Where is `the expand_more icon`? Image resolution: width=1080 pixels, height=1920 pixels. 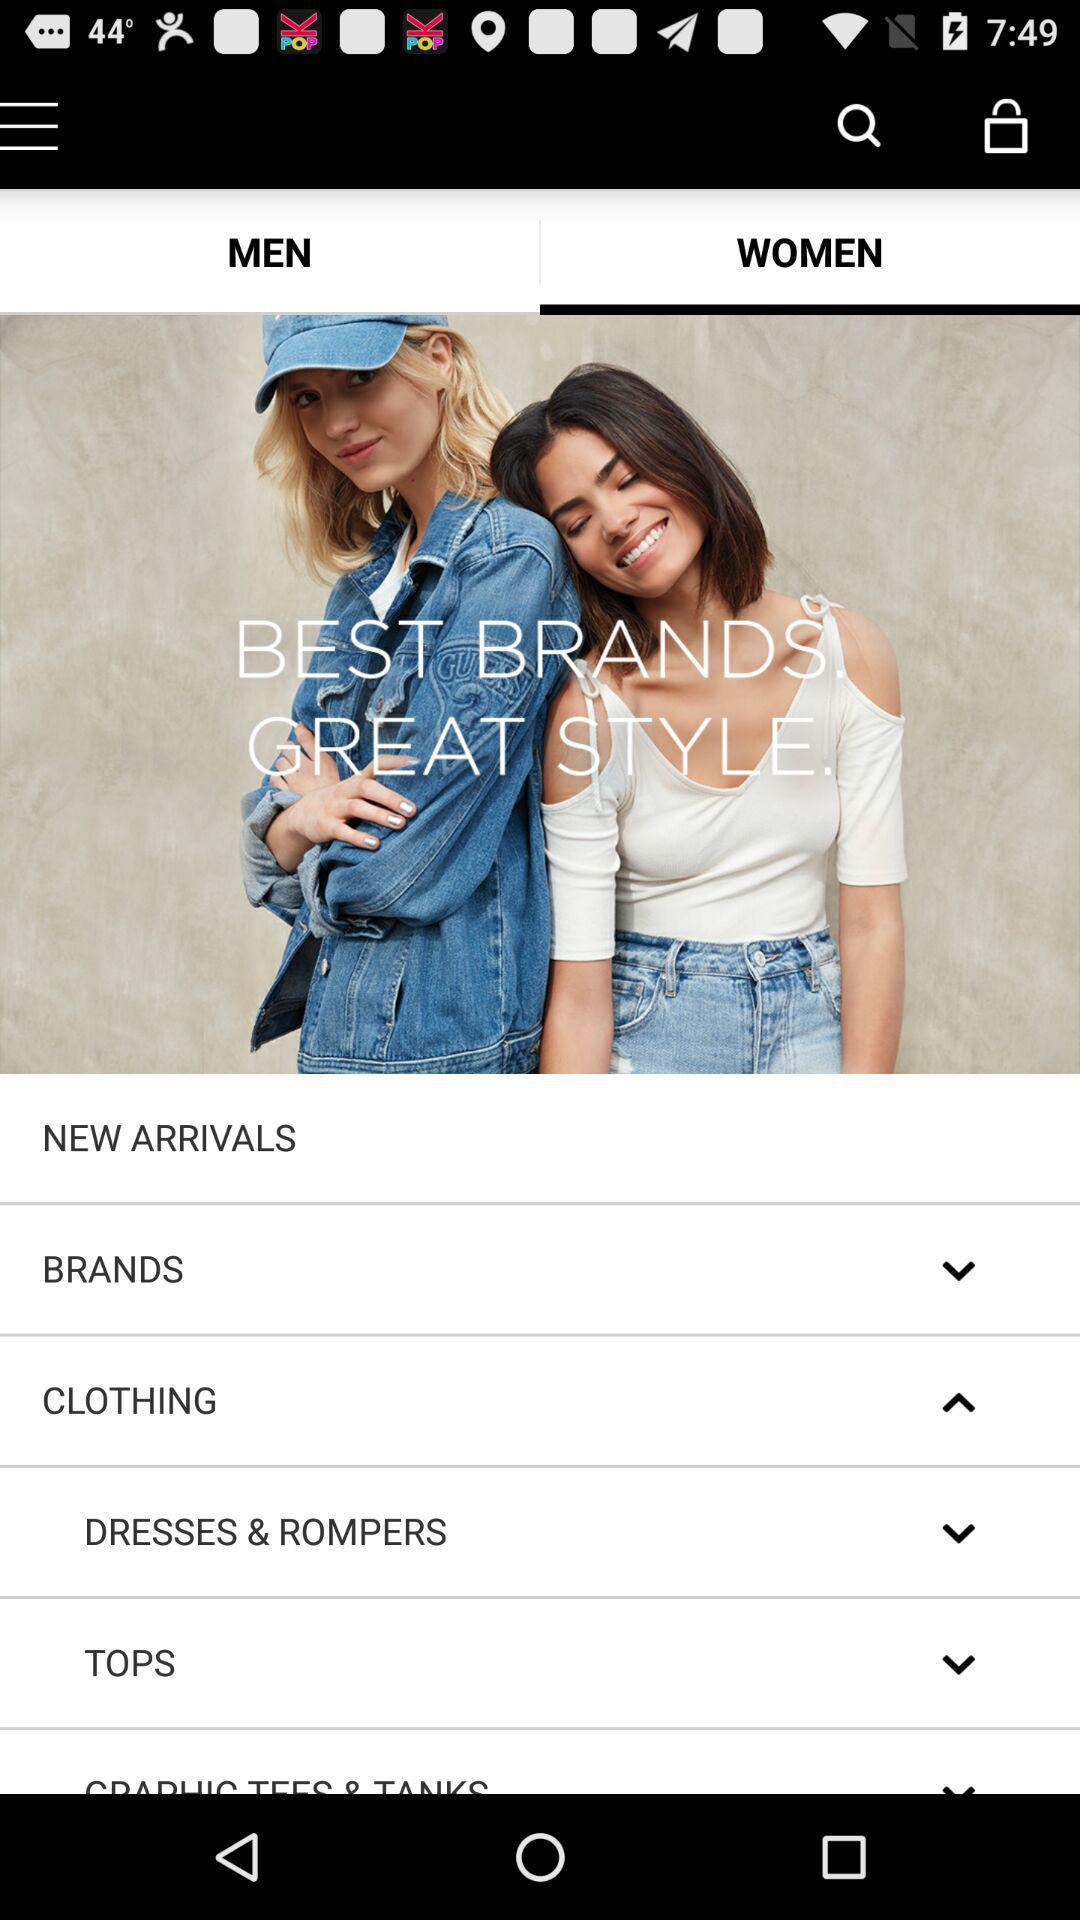
the expand_more icon is located at coordinates (958, 1360).